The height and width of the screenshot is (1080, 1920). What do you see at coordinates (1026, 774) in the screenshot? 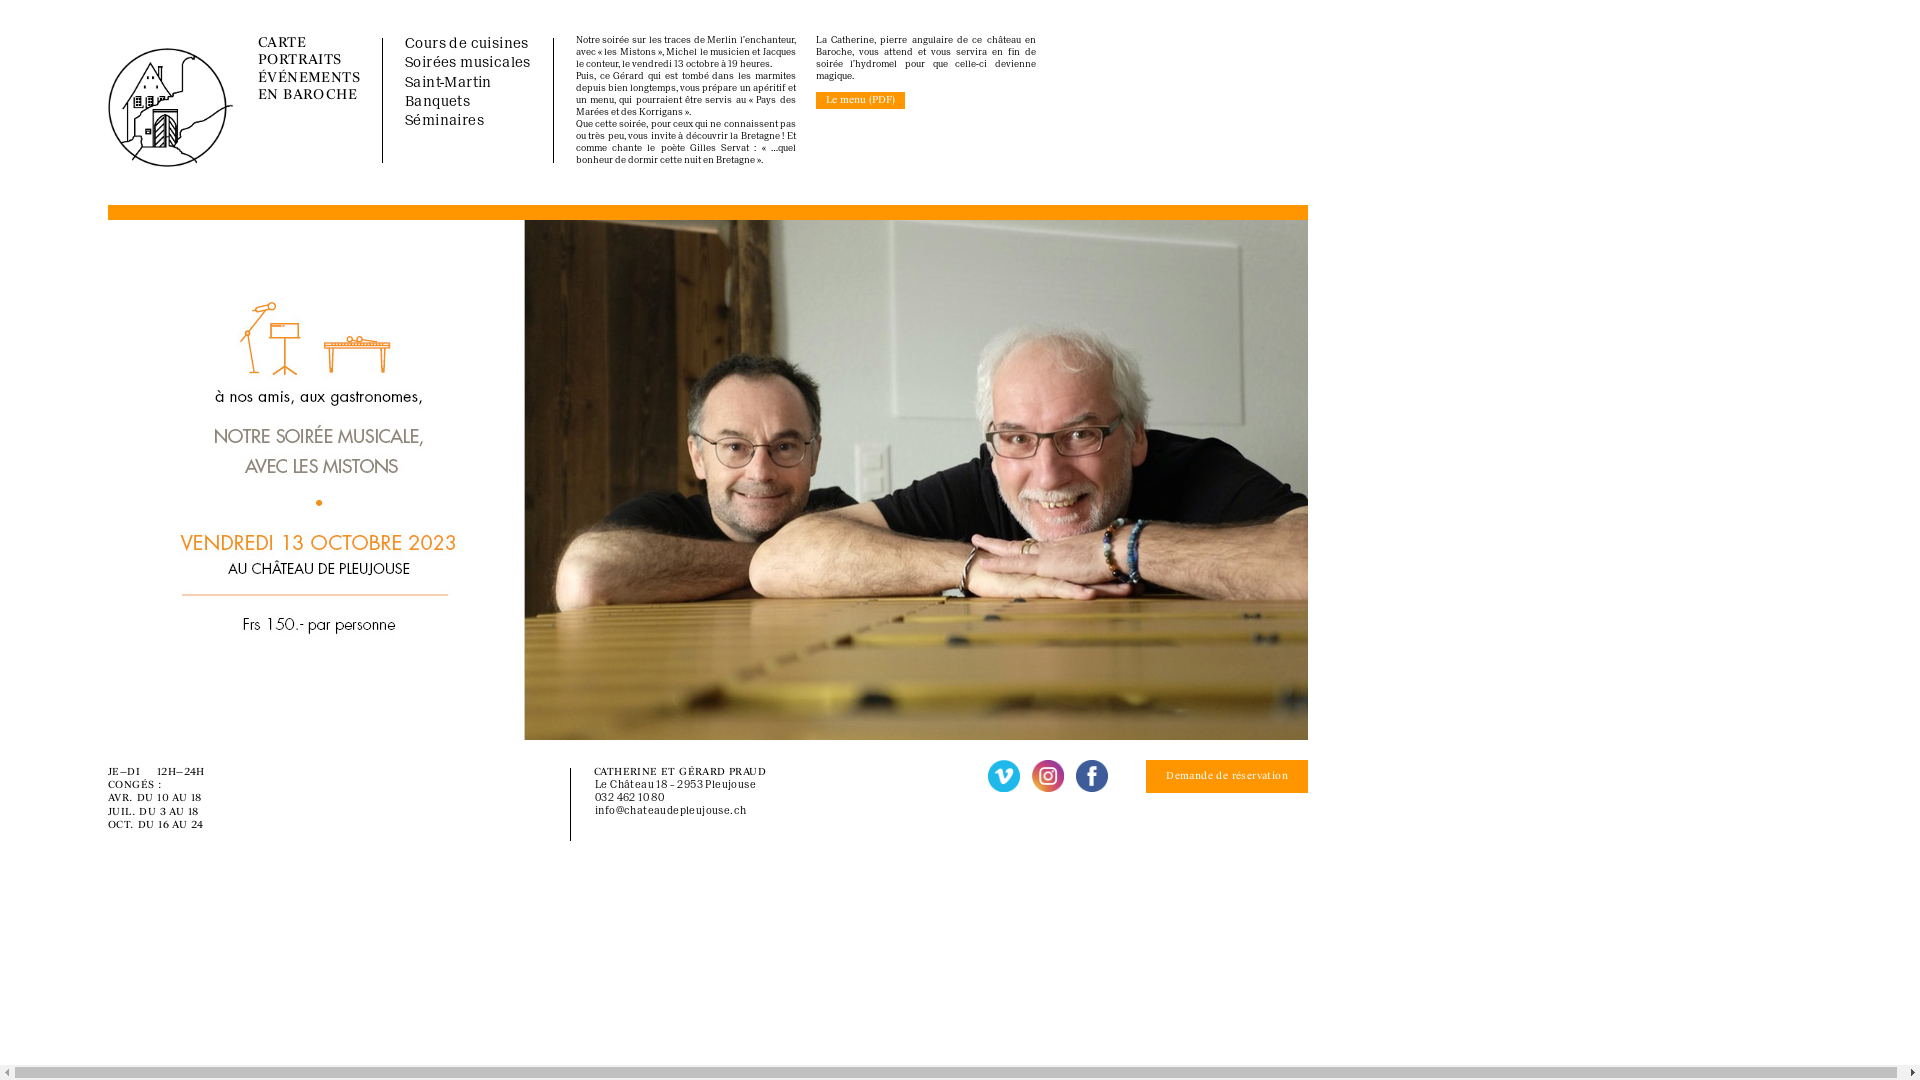
I see `'Instagram'` at bounding box center [1026, 774].